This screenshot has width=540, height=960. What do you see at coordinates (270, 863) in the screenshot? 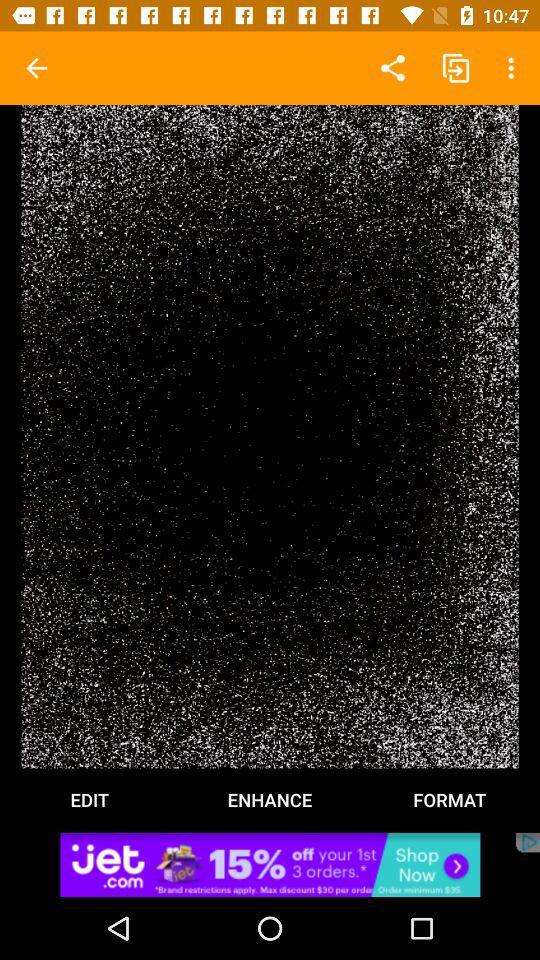
I see `click on advertisement` at bounding box center [270, 863].